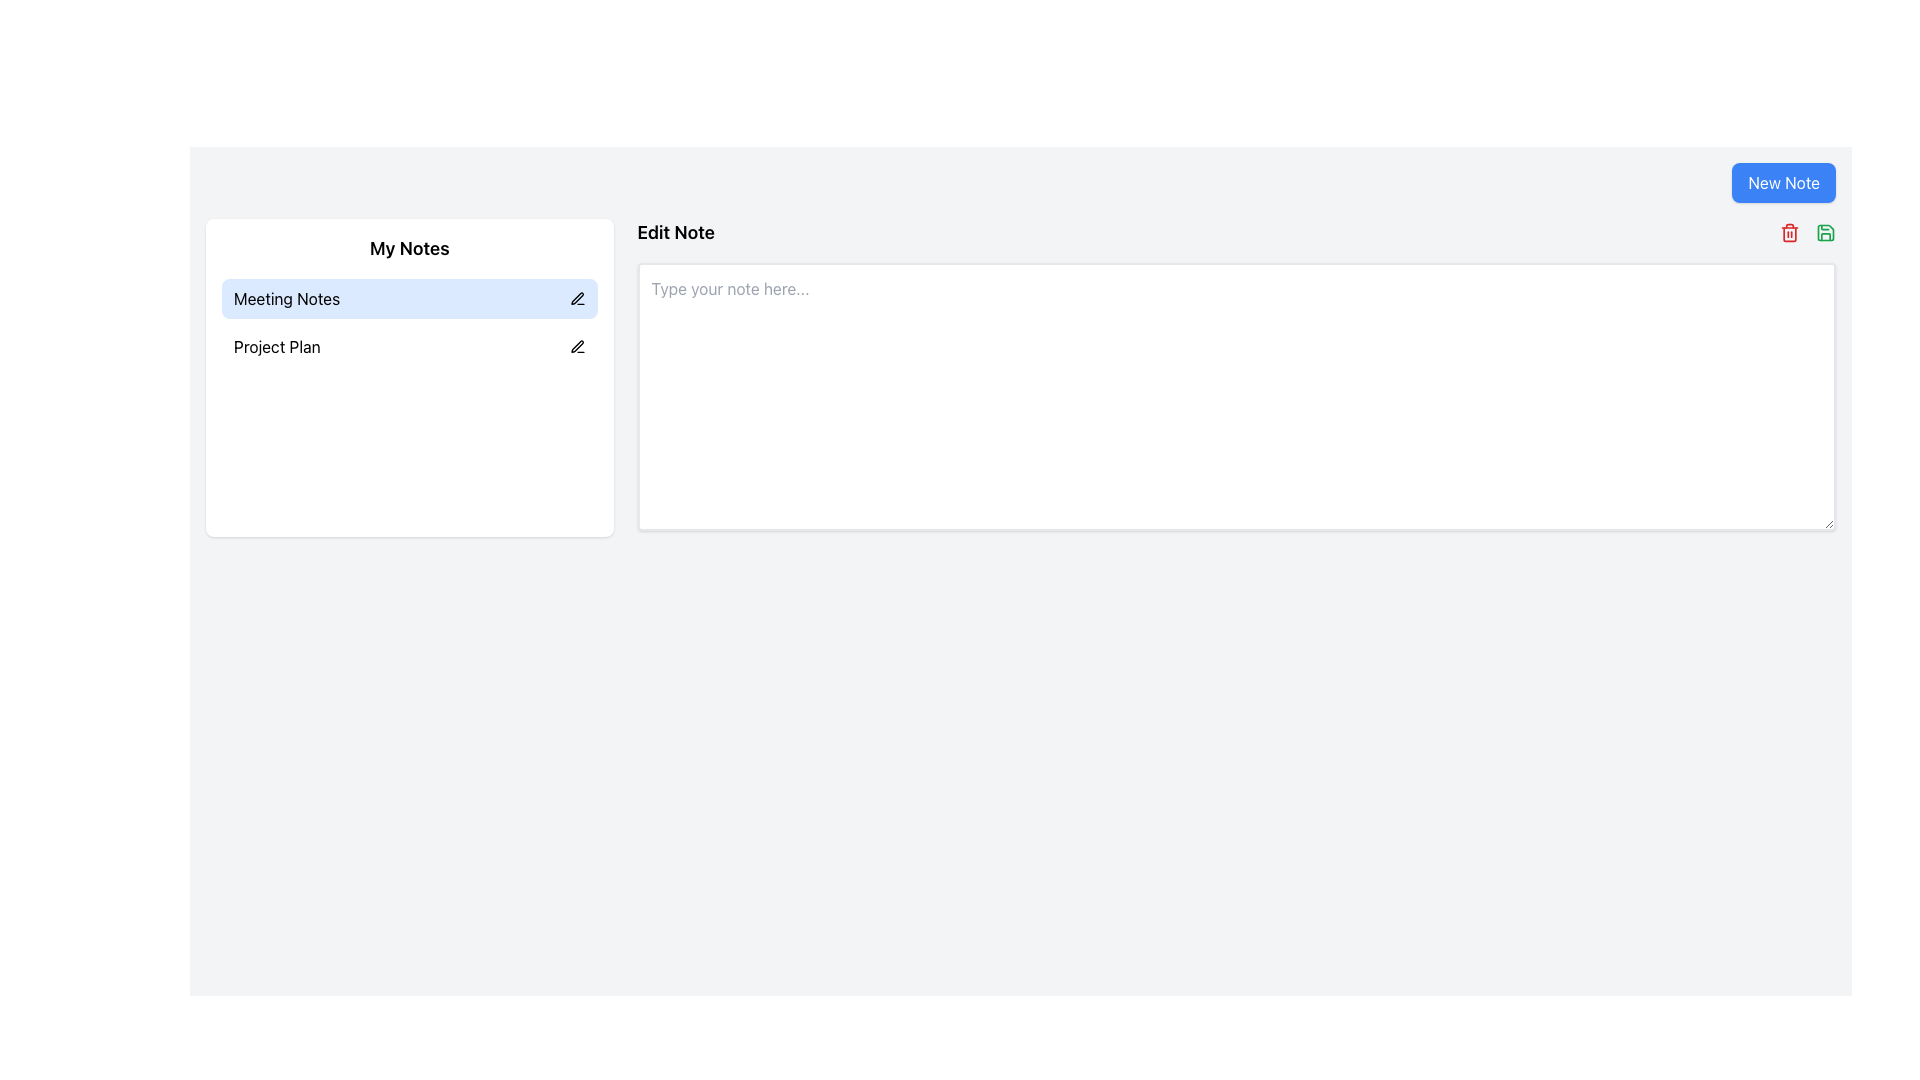  I want to click on the 'New Note' button located in the top-right corner of the interface, so click(1784, 182).